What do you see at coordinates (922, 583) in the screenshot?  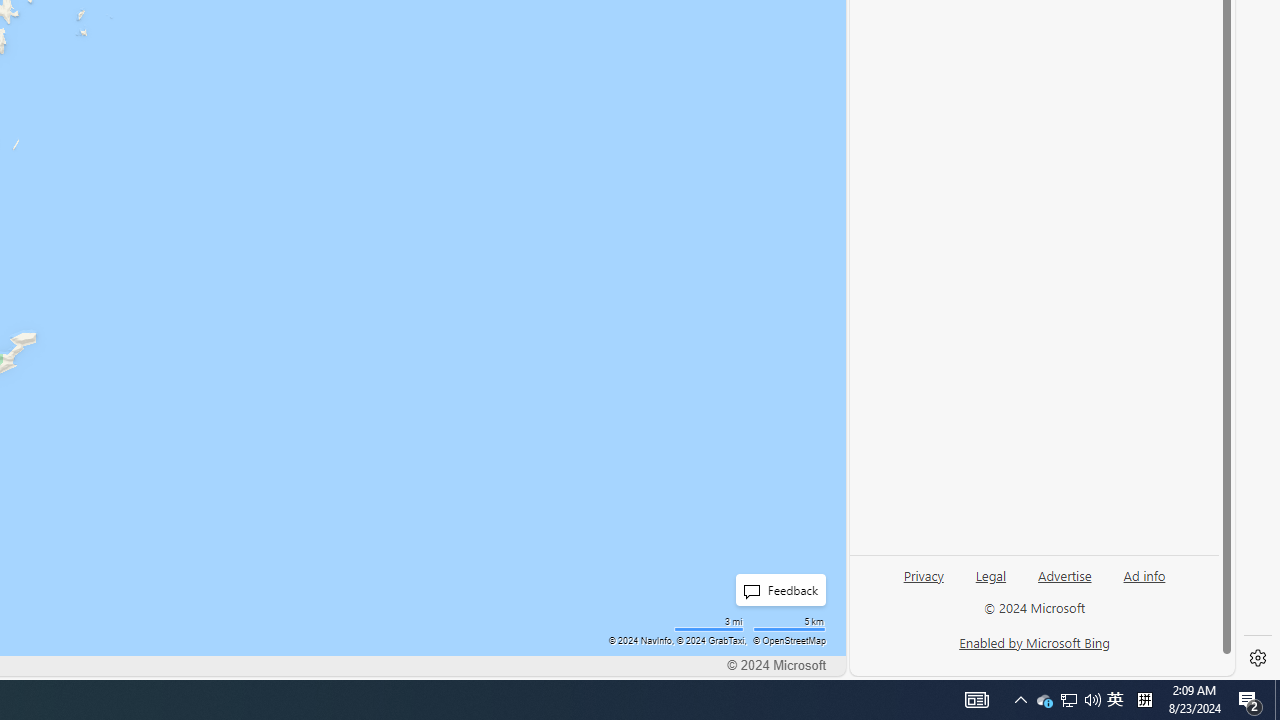 I see `'Privacy'` at bounding box center [922, 583].